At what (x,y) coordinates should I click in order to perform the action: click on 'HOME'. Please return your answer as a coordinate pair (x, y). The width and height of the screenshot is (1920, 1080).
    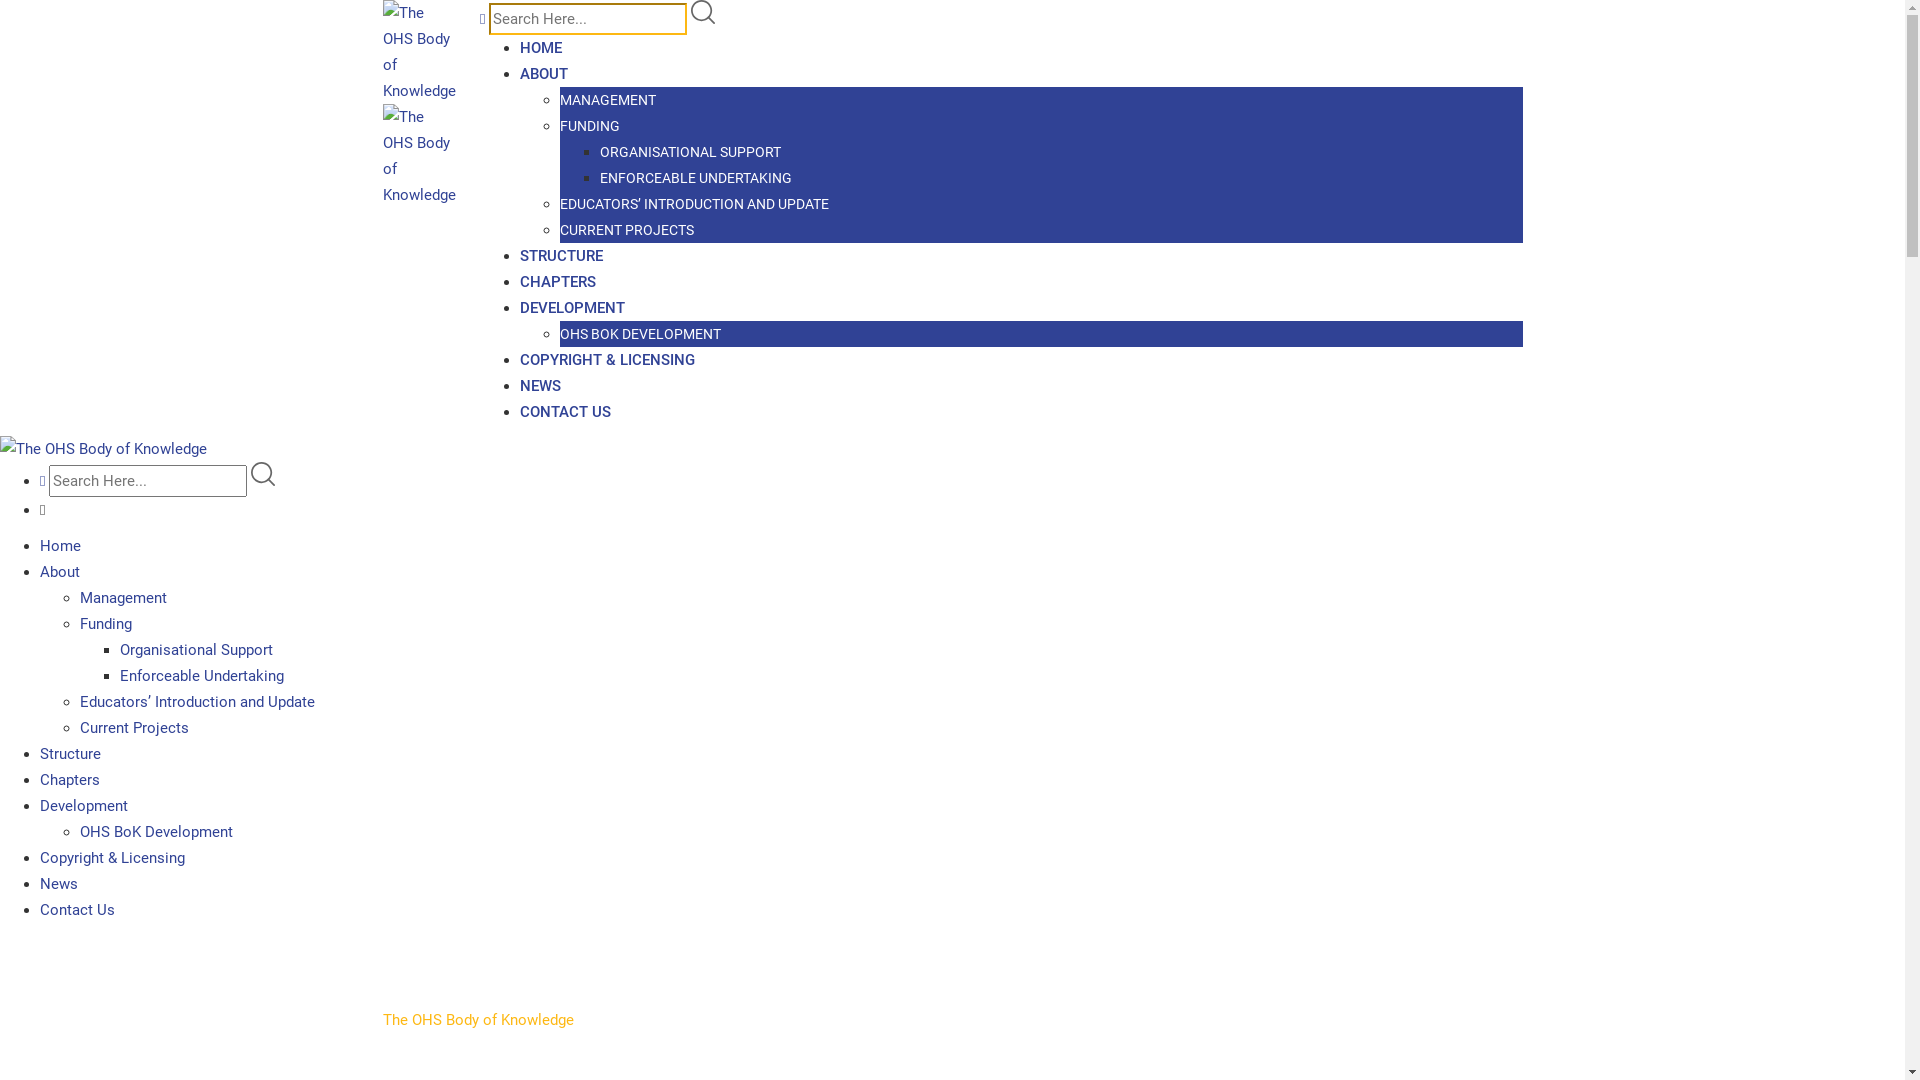
    Looking at the image, I should click on (541, 46).